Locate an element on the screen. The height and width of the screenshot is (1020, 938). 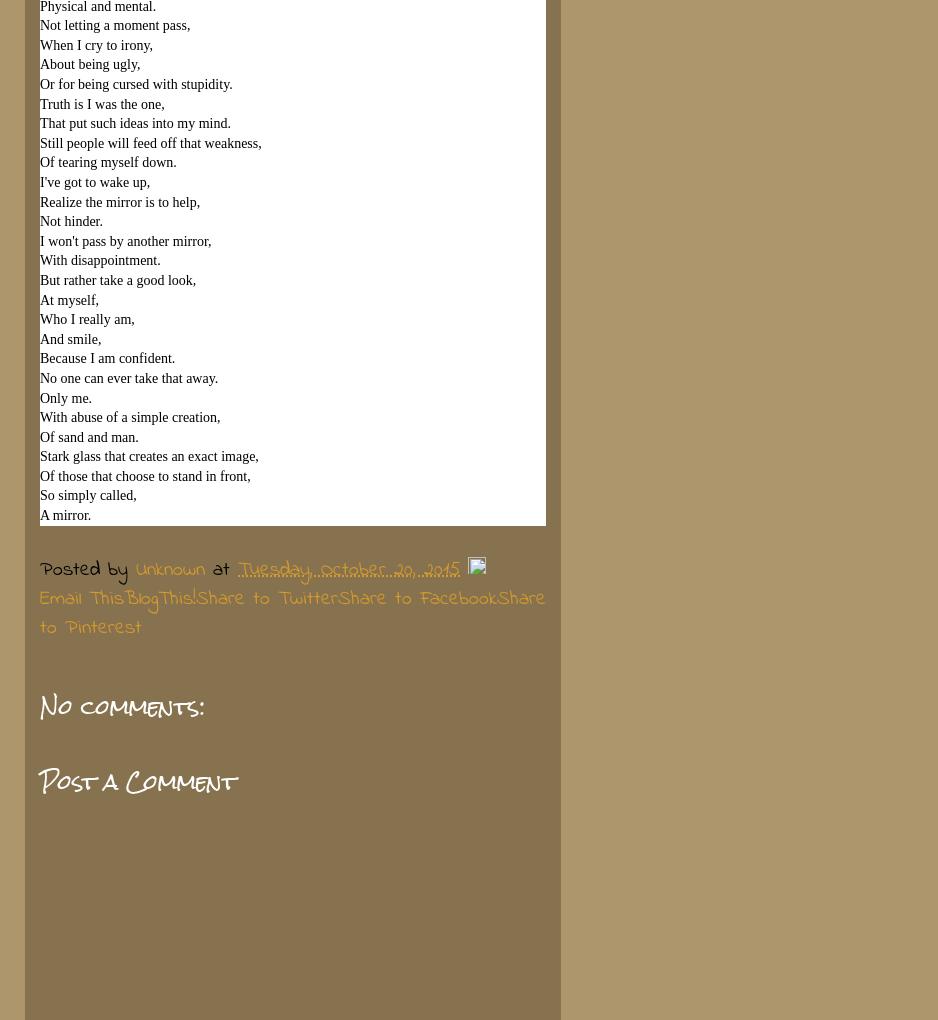
'So simply called,' is located at coordinates (87, 495).